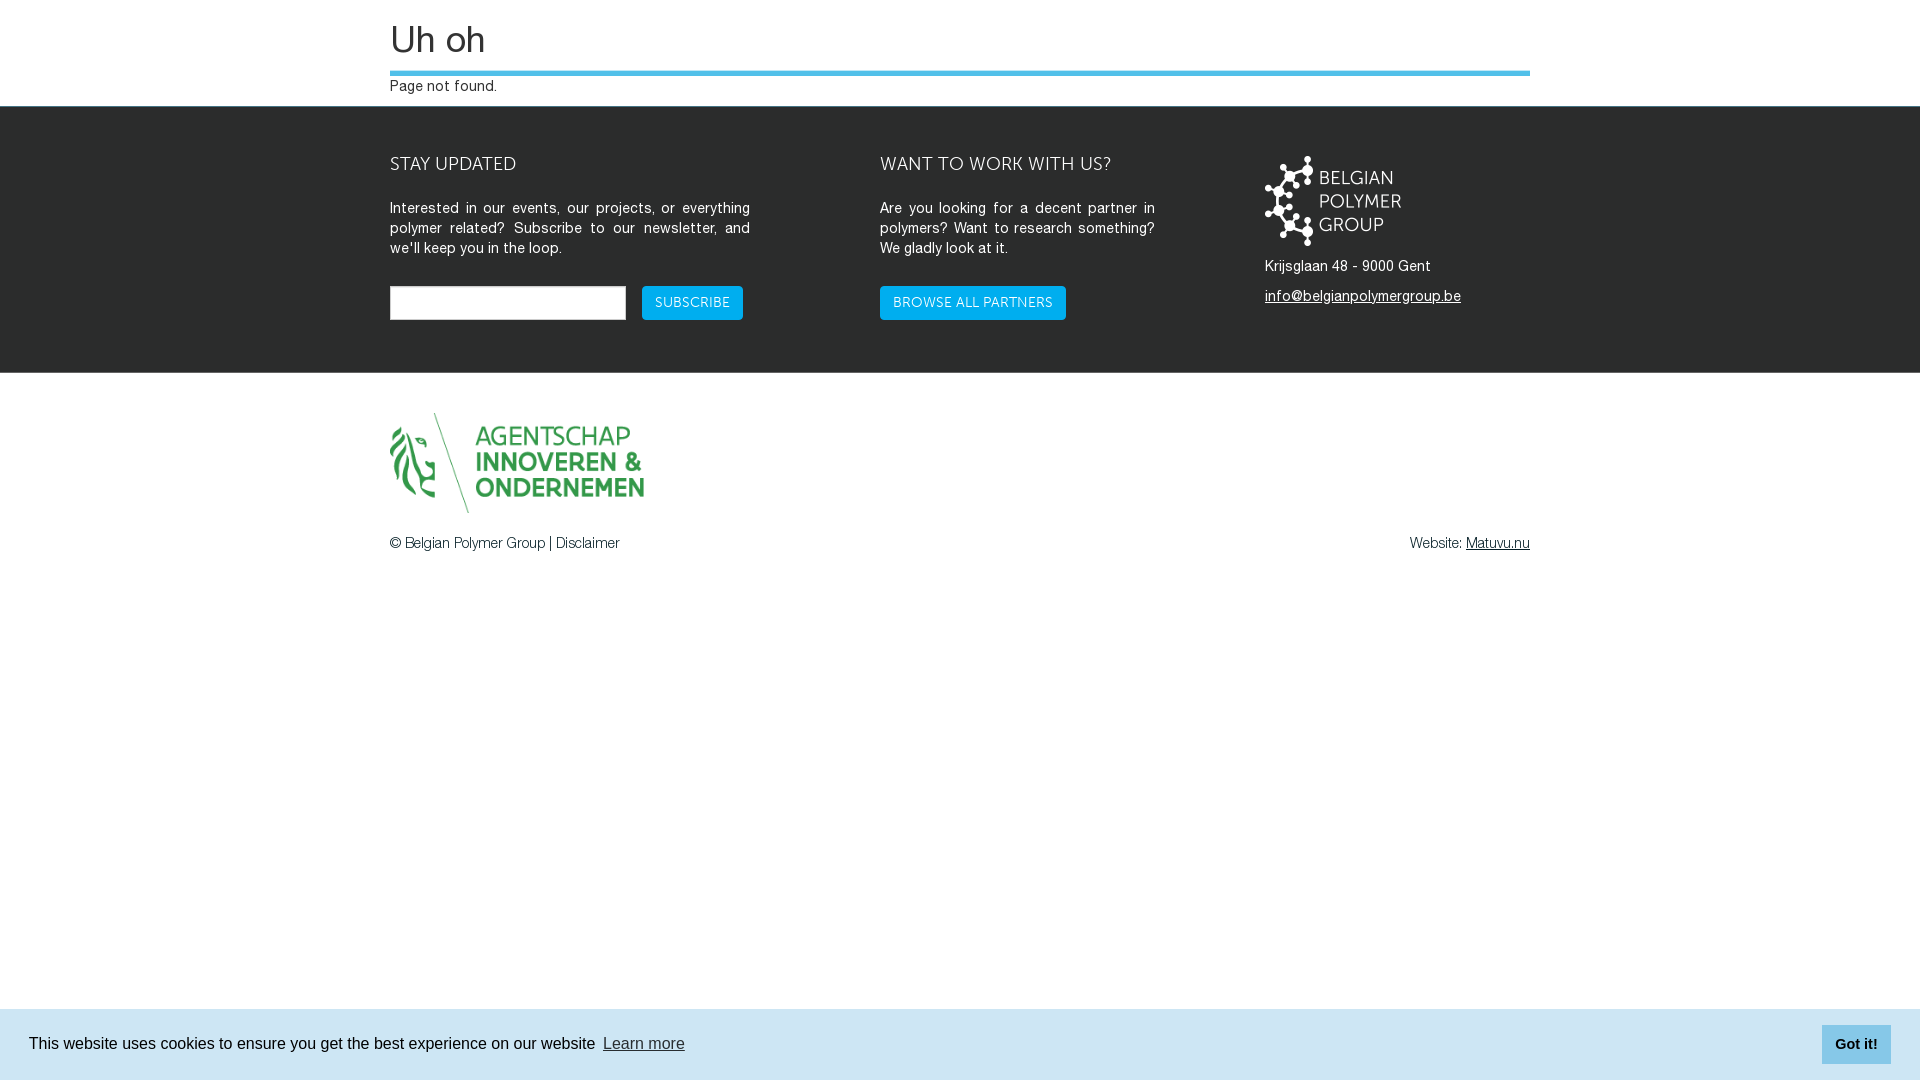  I want to click on 'info@belgianpolymergroup.be', so click(1362, 296).